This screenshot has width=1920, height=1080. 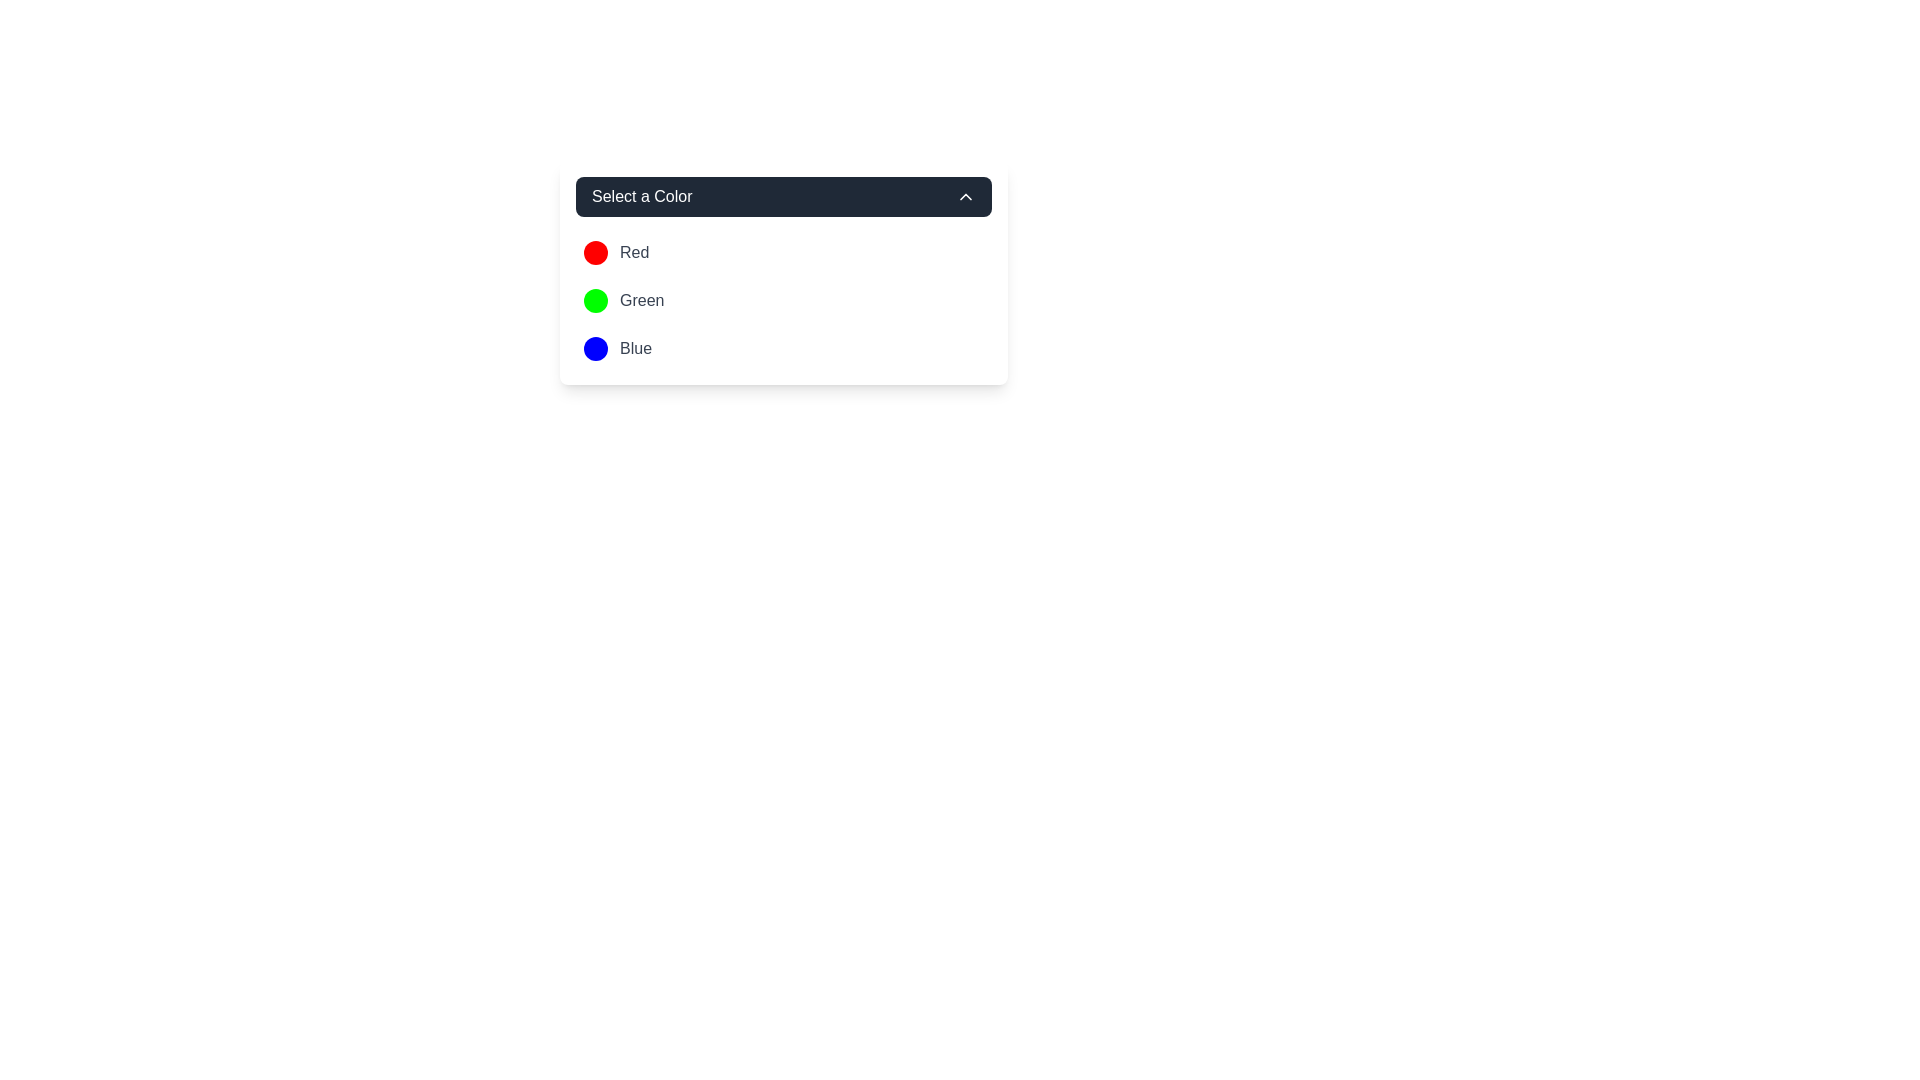 I want to click on the 'Blue' option in the color selection dropdown menu, which is the third item in the list under 'Select a Color', so click(x=617, y=347).